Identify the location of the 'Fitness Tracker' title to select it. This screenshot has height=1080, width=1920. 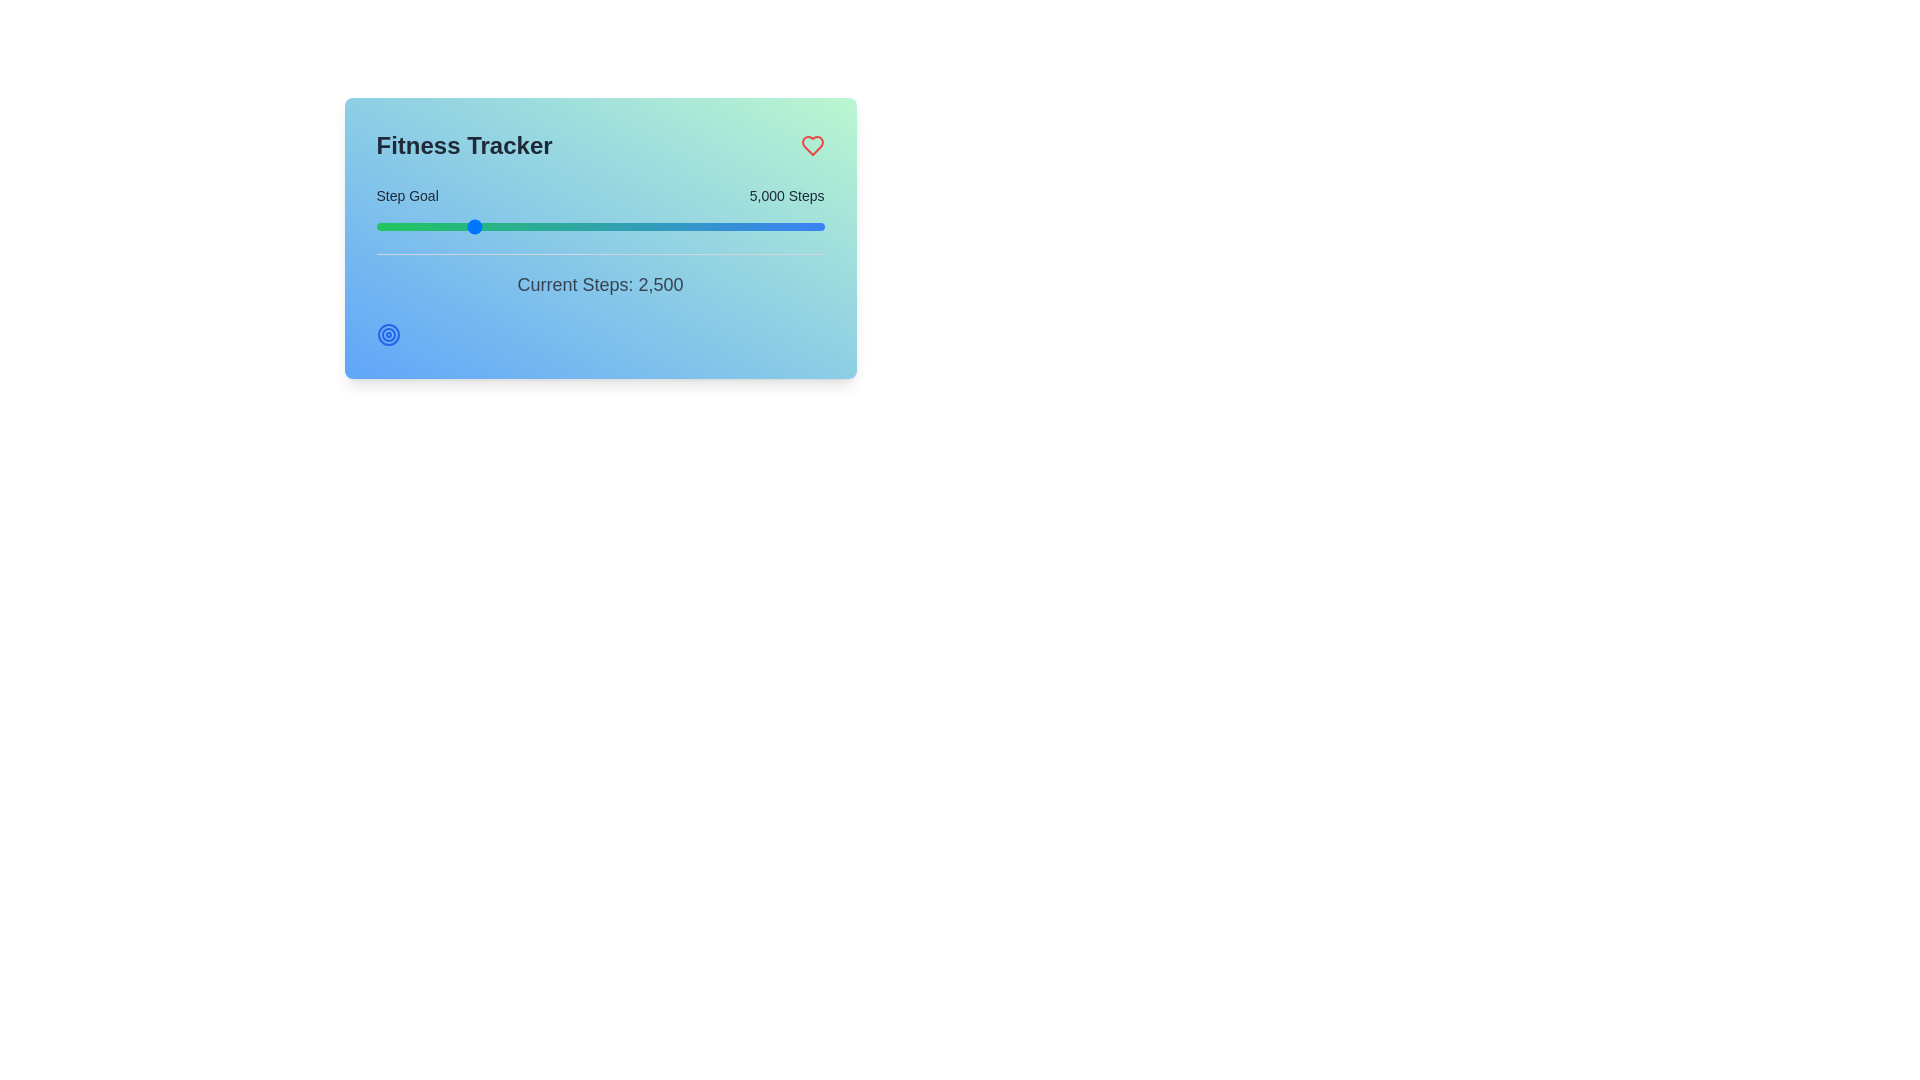
(463, 145).